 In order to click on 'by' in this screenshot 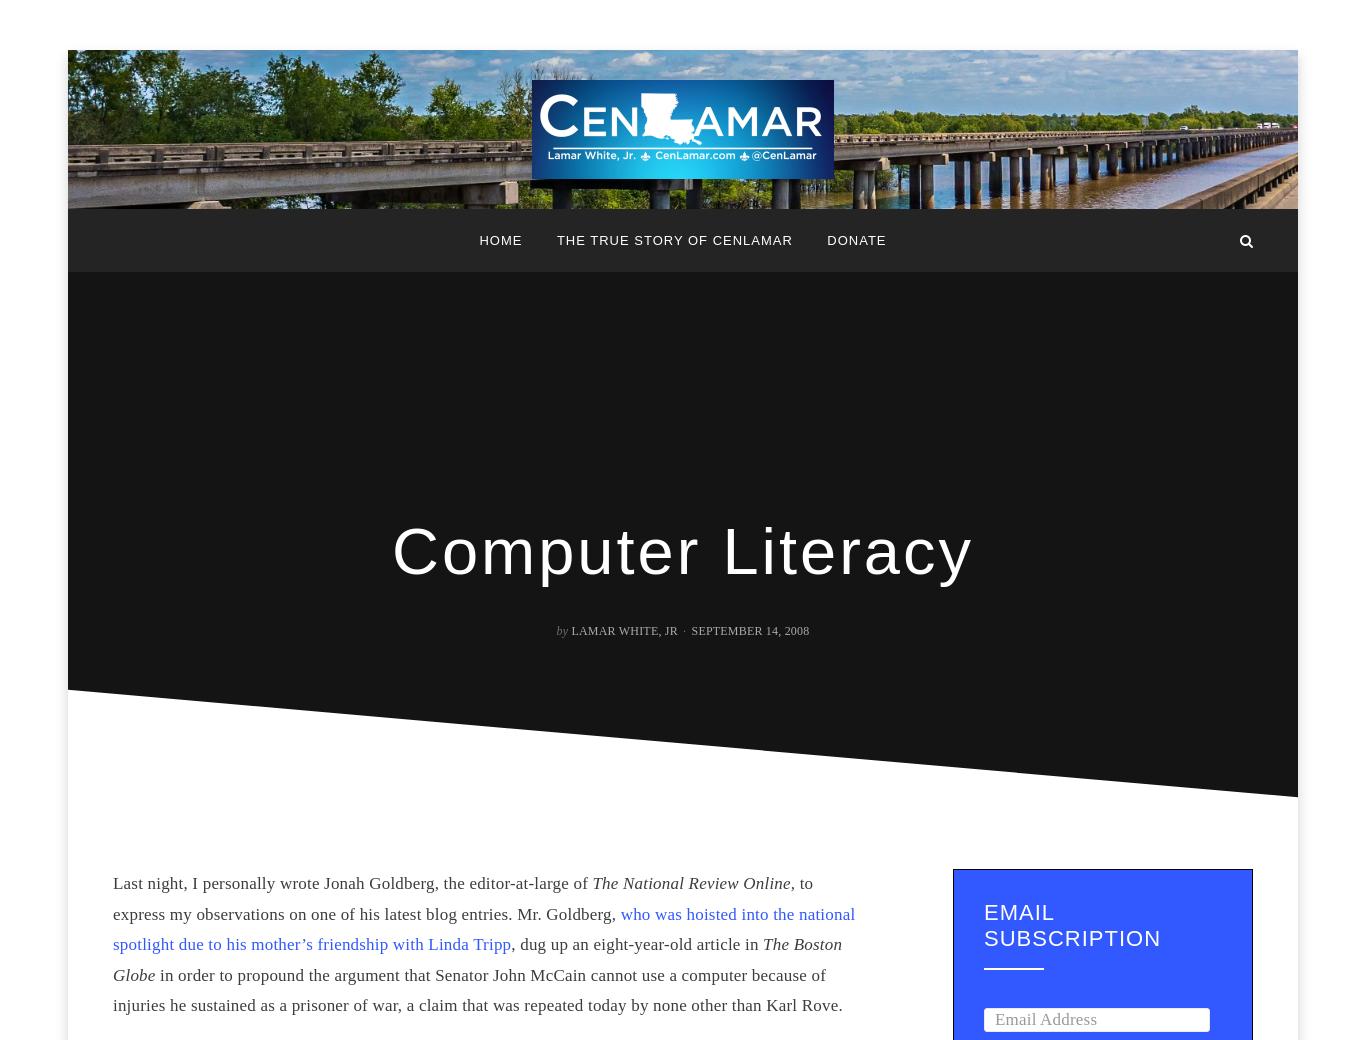, I will do `click(555, 629)`.